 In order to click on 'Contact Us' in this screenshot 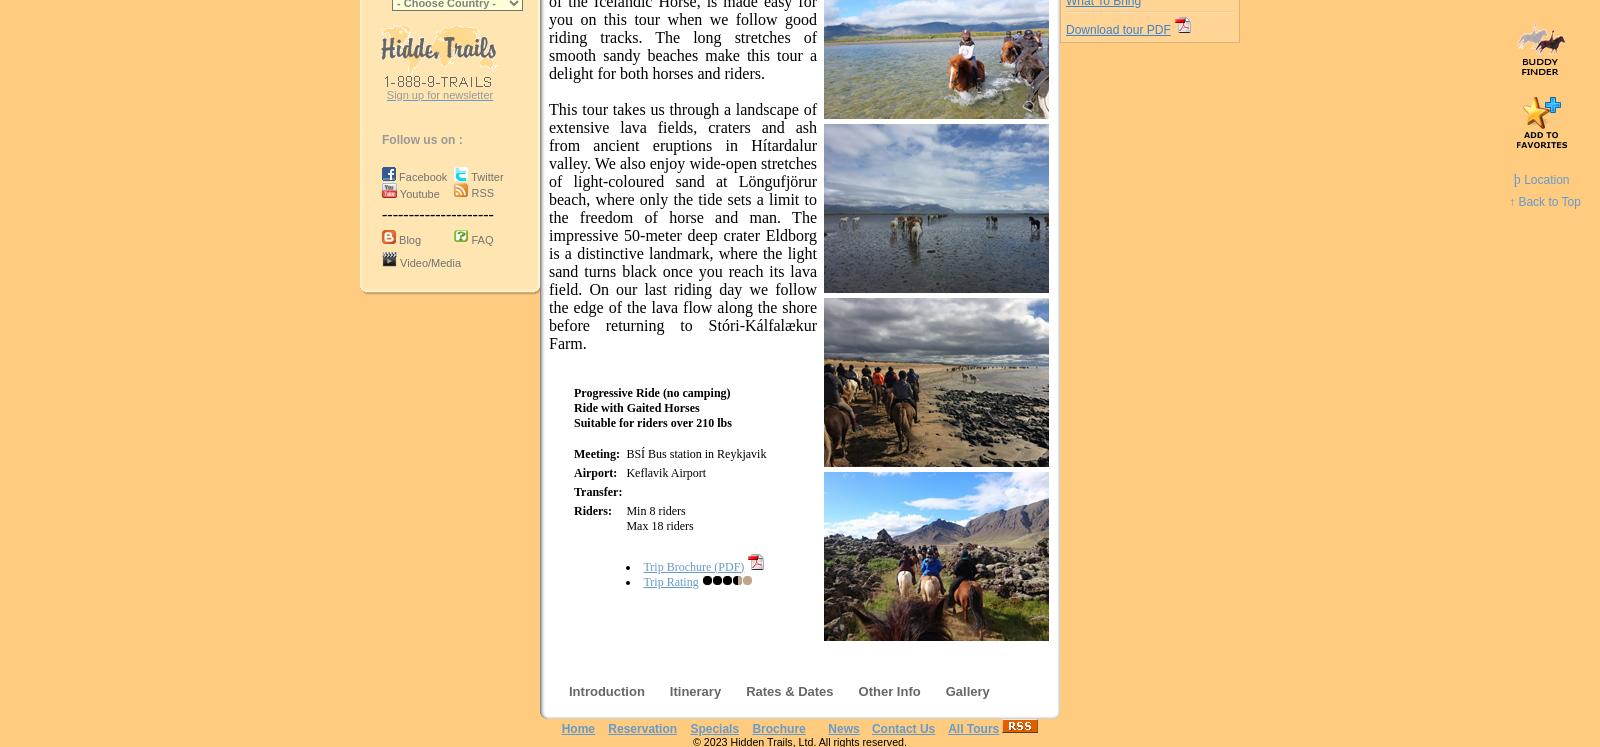, I will do `click(902, 727)`.